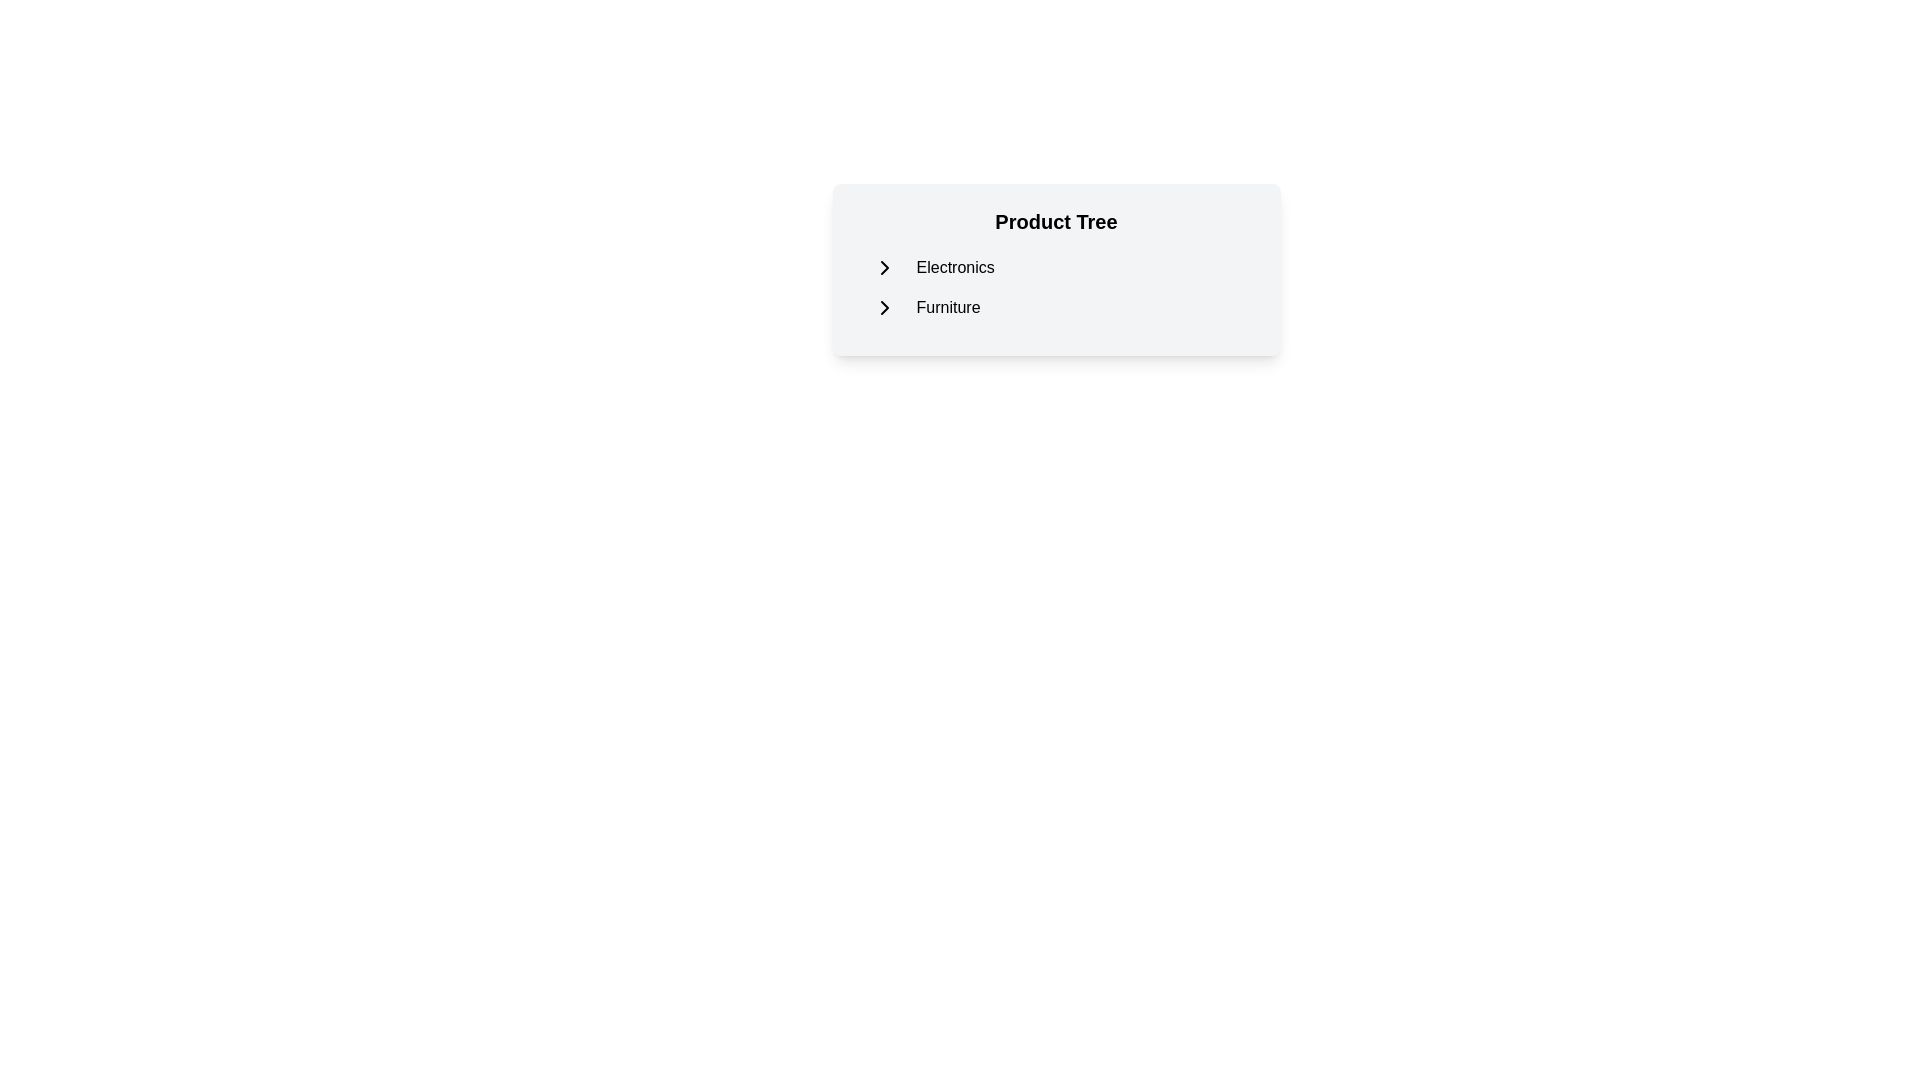 The height and width of the screenshot is (1080, 1920). I want to click on the small chevron icon button styled as a right-pointing arrow, which is located to the left of the 'Electronics' text, so click(883, 266).